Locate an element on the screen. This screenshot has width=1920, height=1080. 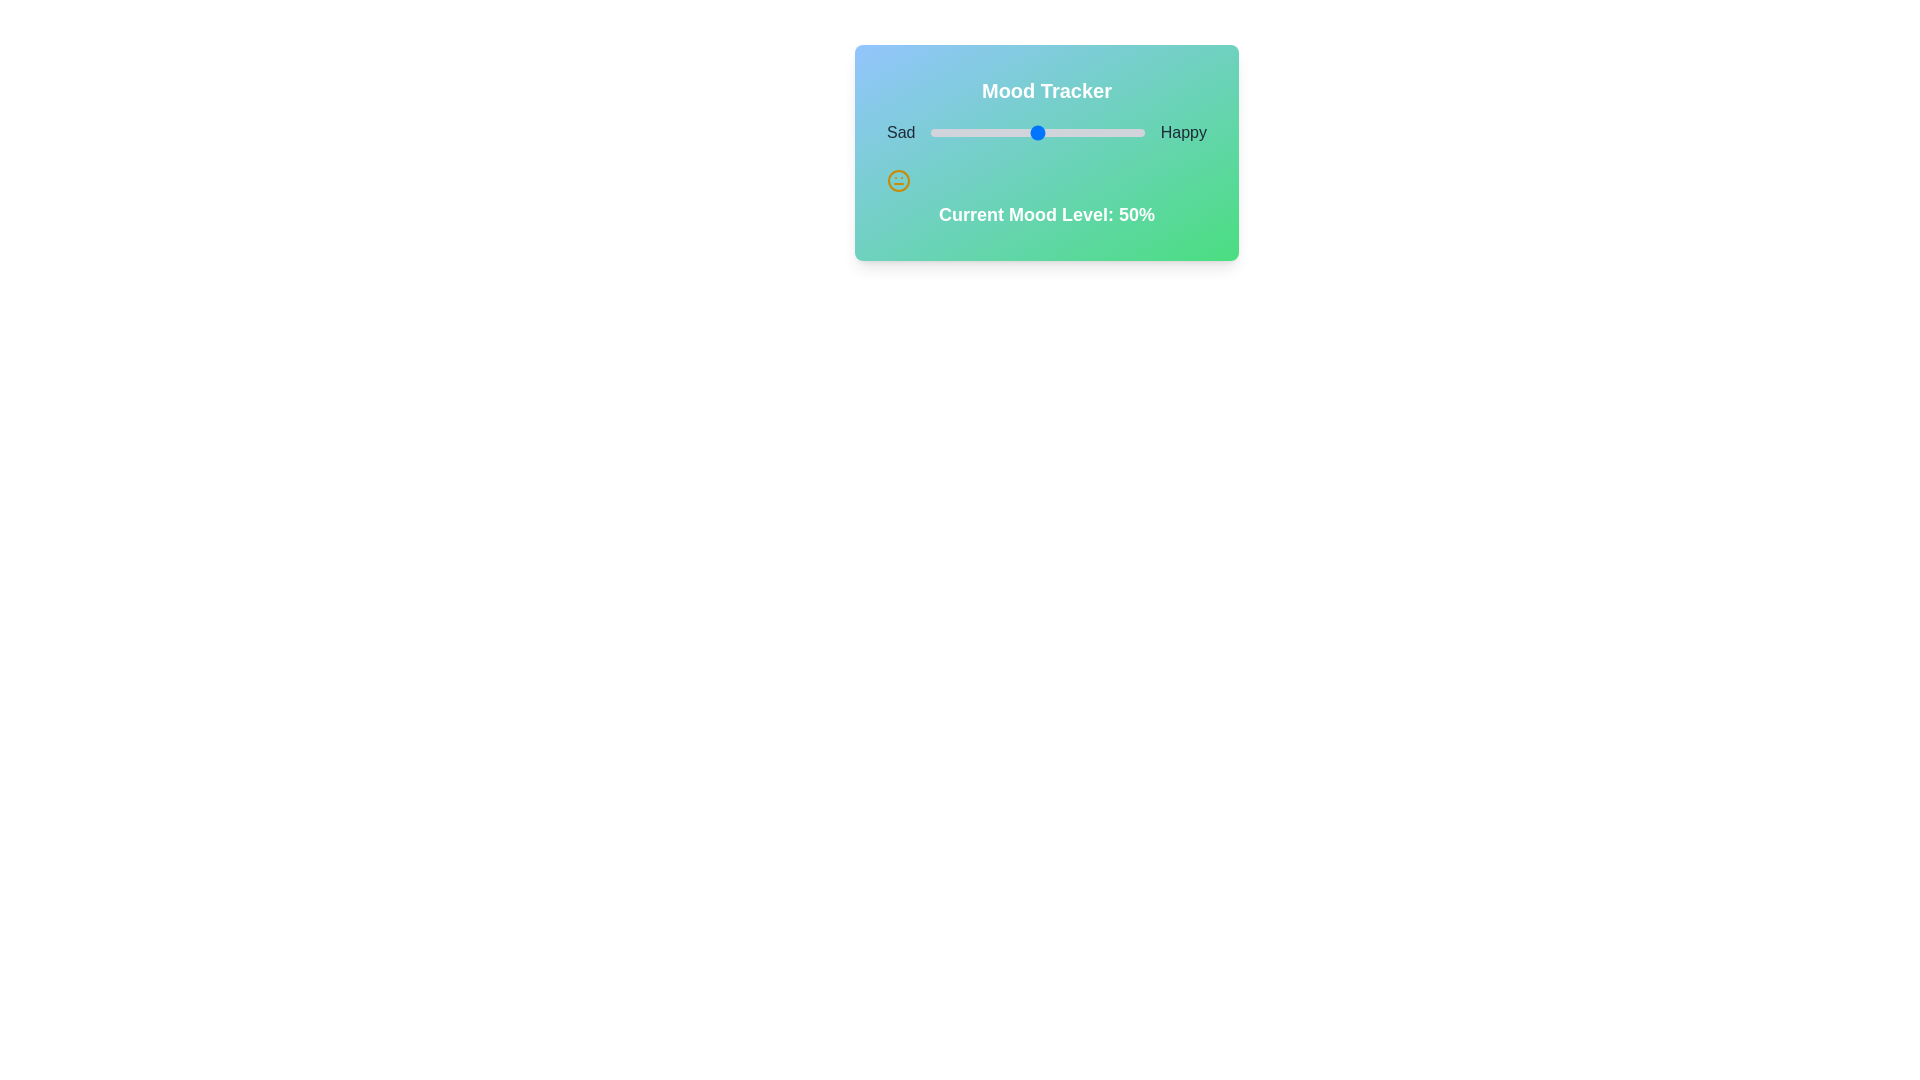
the mood slider to set the mood value to 12 is located at coordinates (956, 132).